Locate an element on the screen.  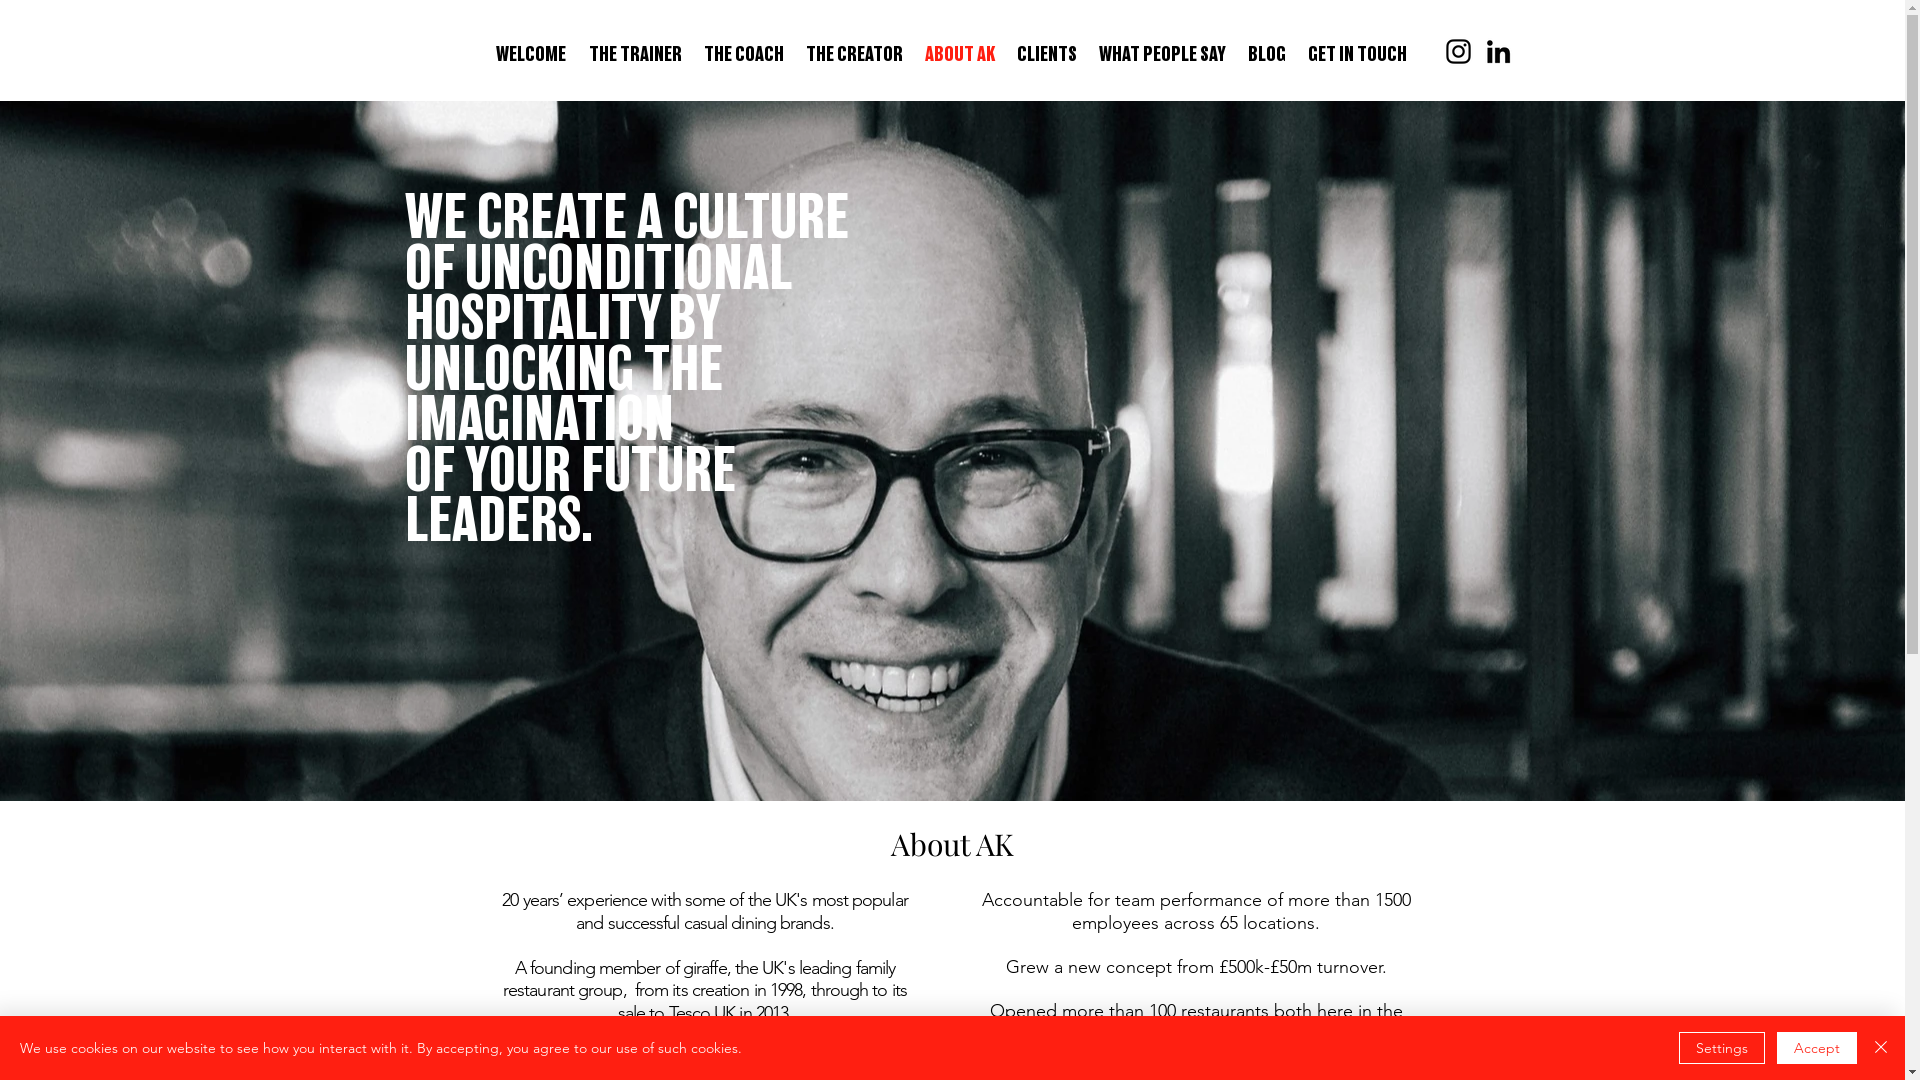
'ABOUT AK' is located at coordinates (960, 53).